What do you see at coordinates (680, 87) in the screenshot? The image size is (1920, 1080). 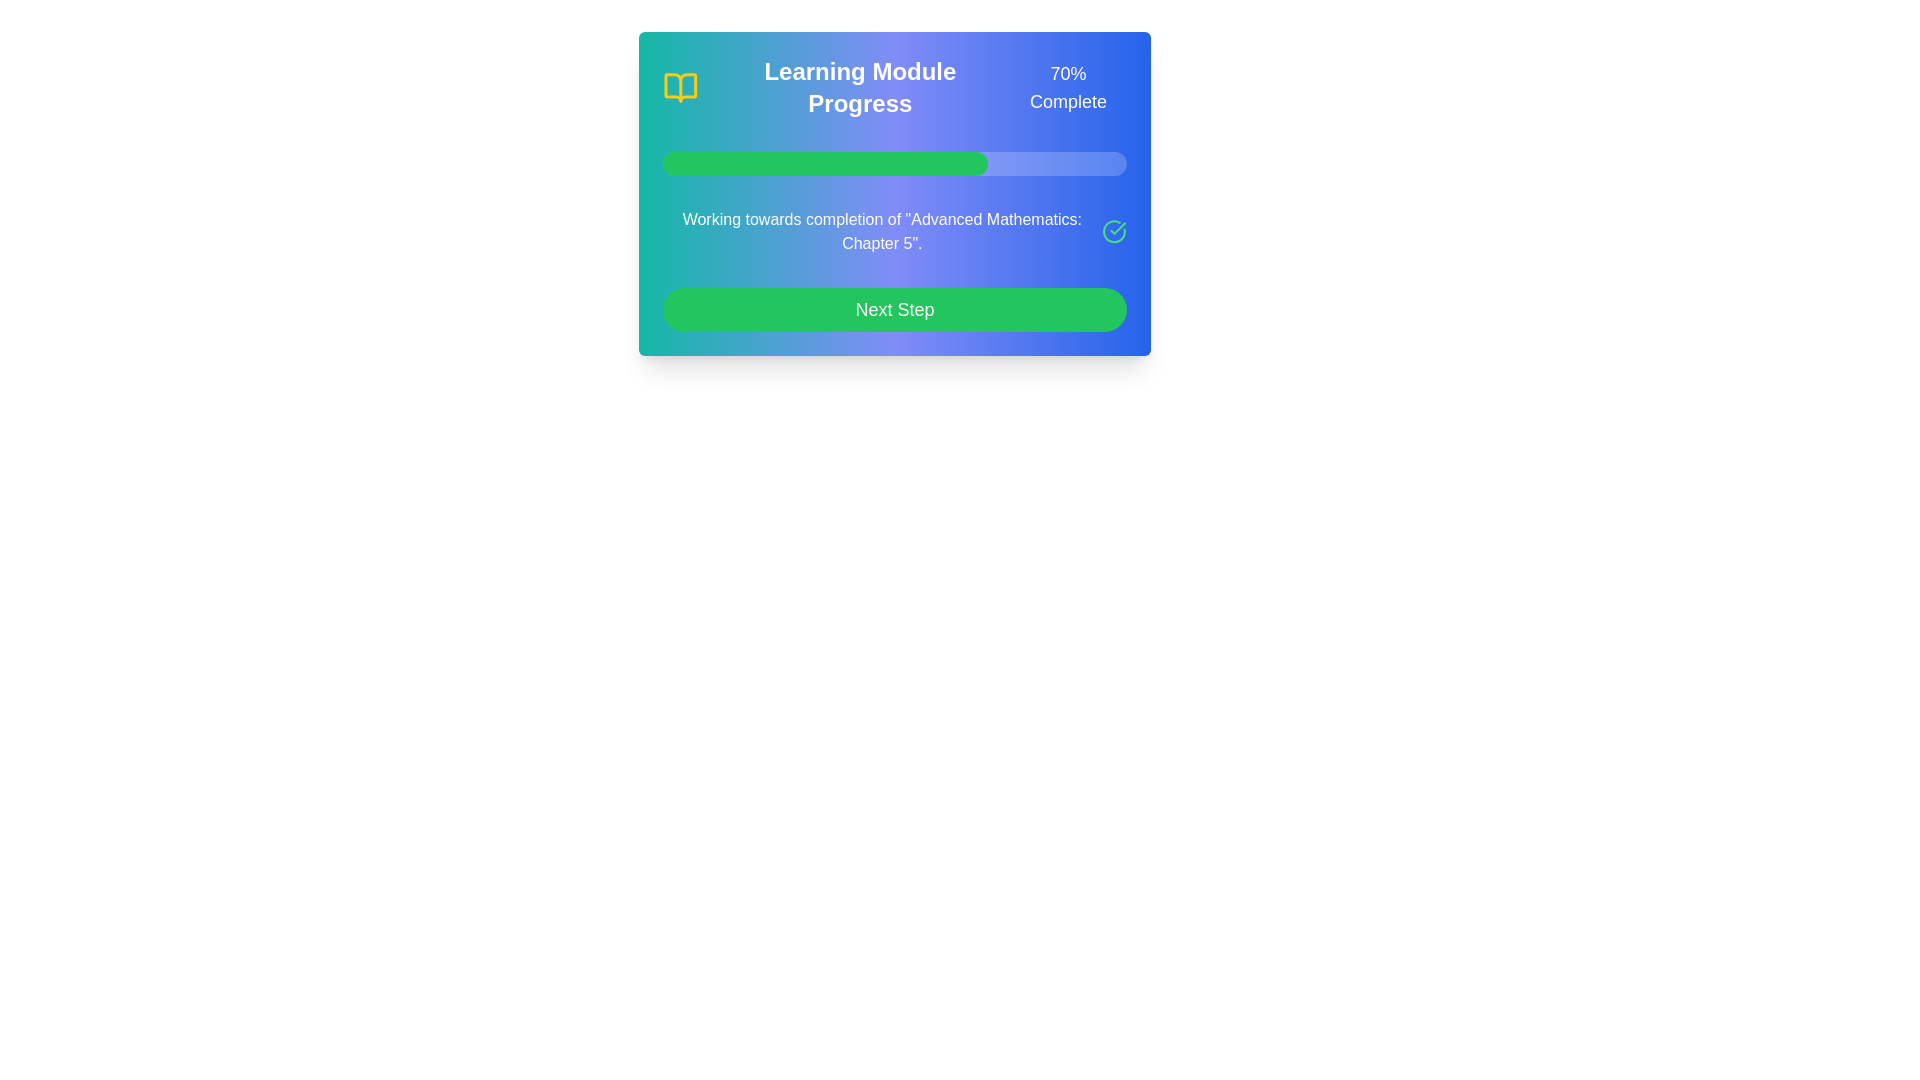 I see `the icon representing reading or progress in the learning module, located to the left of the title 'Learning Module Progress' in the top-left section of the card` at bounding box center [680, 87].